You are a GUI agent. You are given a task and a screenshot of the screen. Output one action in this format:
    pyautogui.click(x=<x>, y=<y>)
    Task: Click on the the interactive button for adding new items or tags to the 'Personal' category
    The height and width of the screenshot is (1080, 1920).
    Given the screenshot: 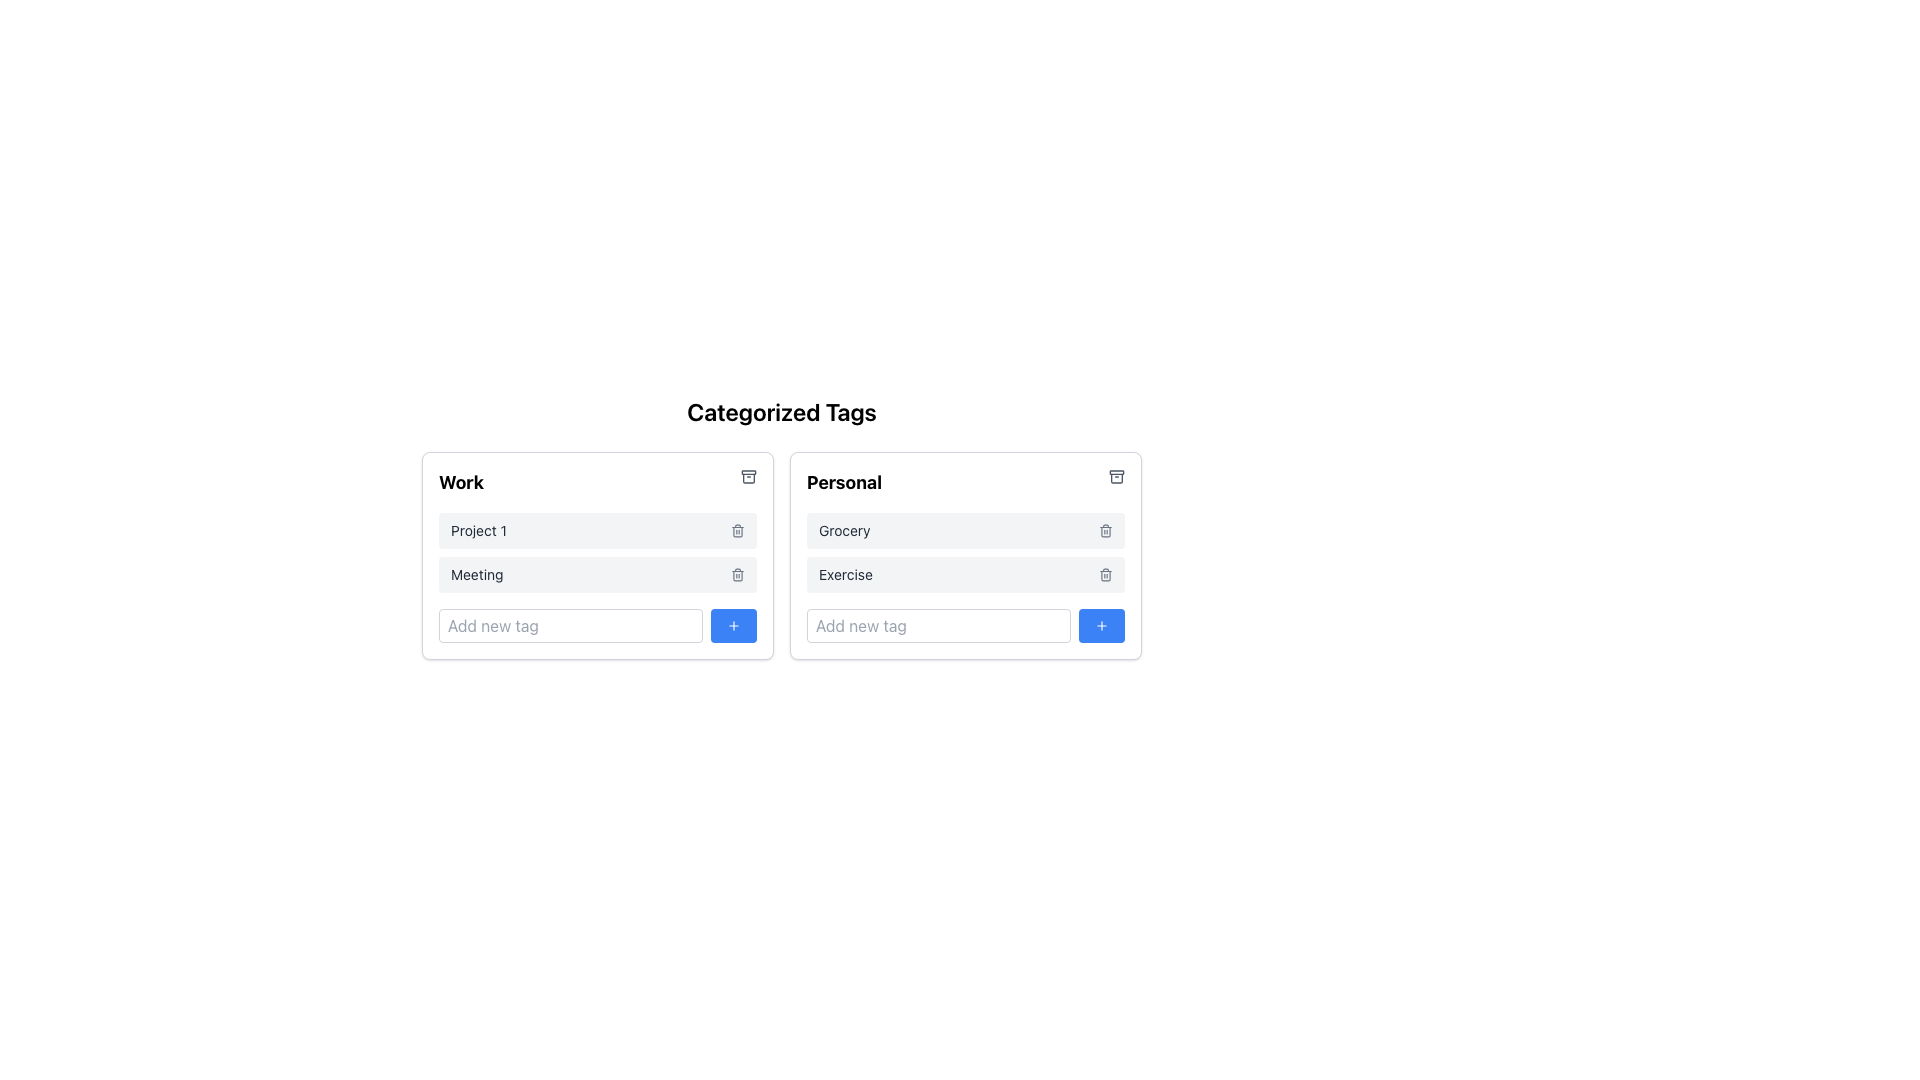 What is the action you would take?
    pyautogui.click(x=1101, y=624)
    